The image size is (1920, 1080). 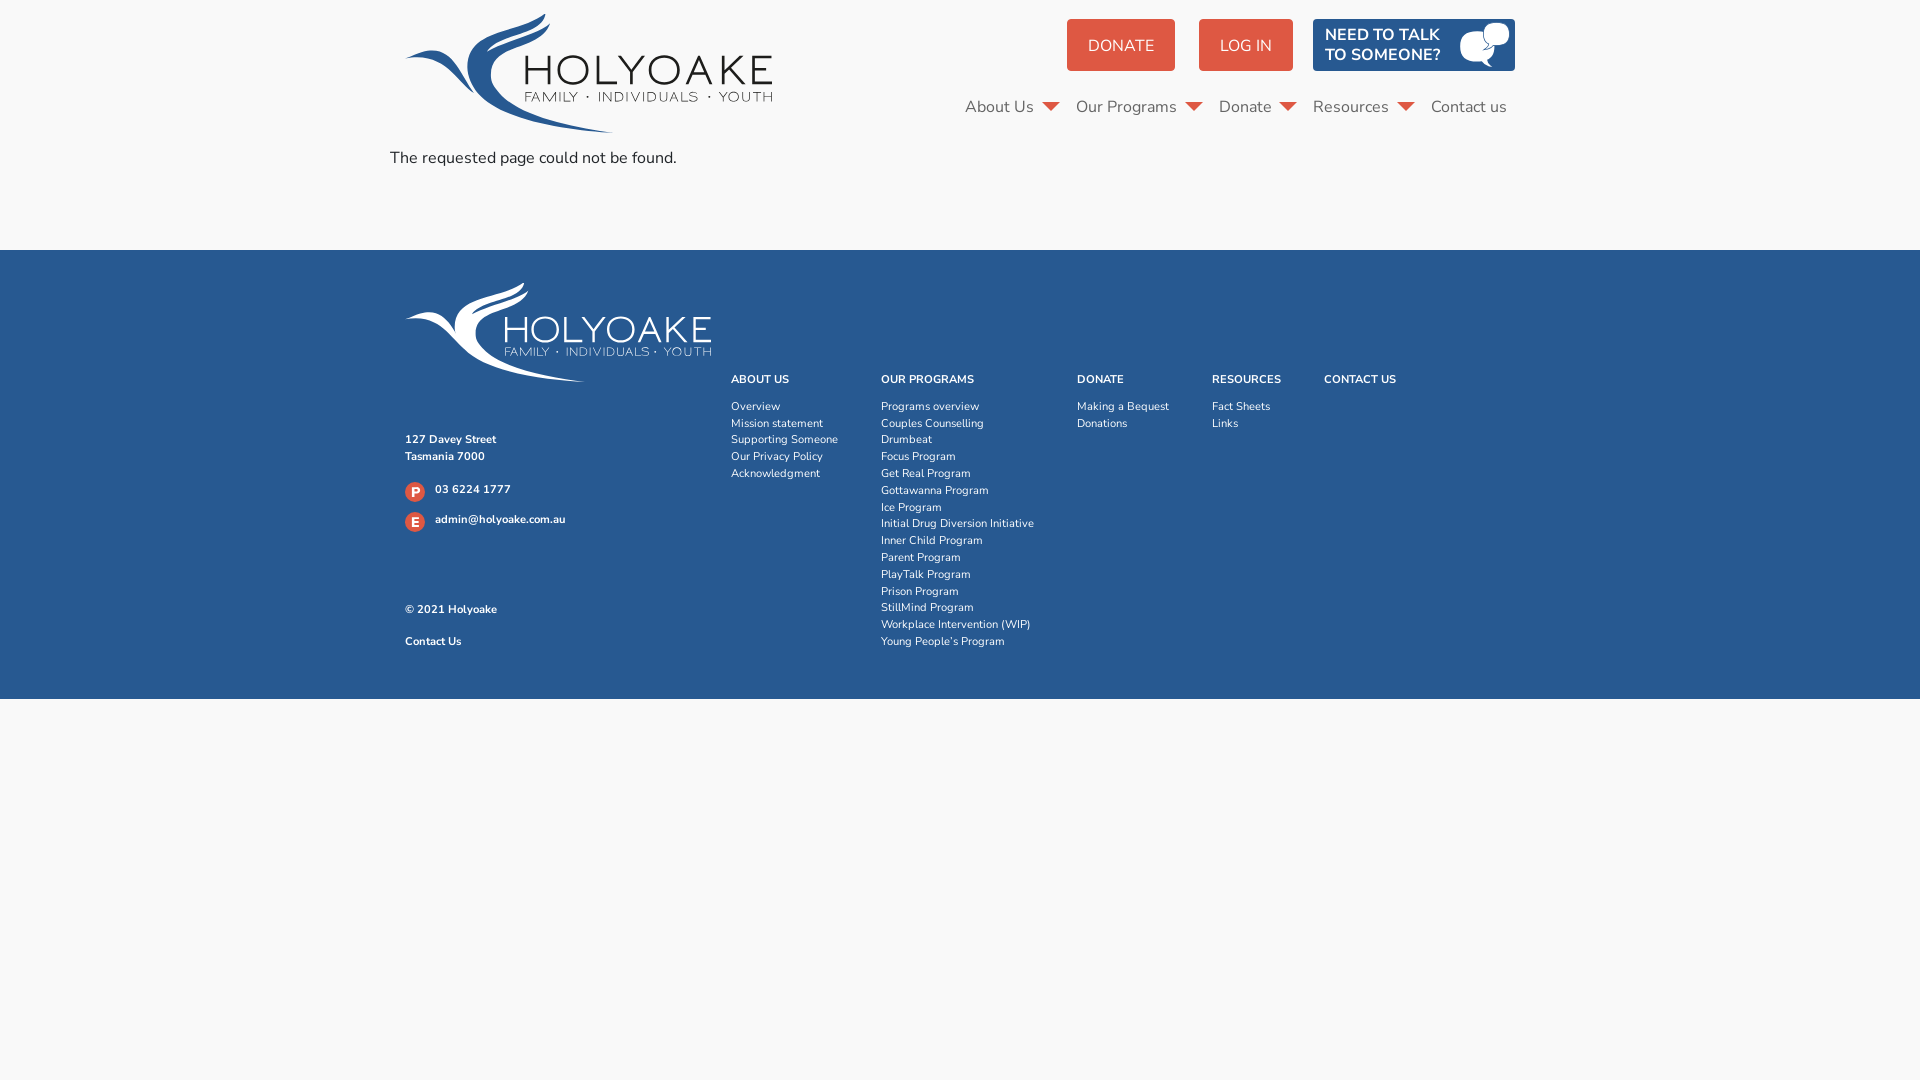 I want to click on 'Overview', so click(x=783, y=406).